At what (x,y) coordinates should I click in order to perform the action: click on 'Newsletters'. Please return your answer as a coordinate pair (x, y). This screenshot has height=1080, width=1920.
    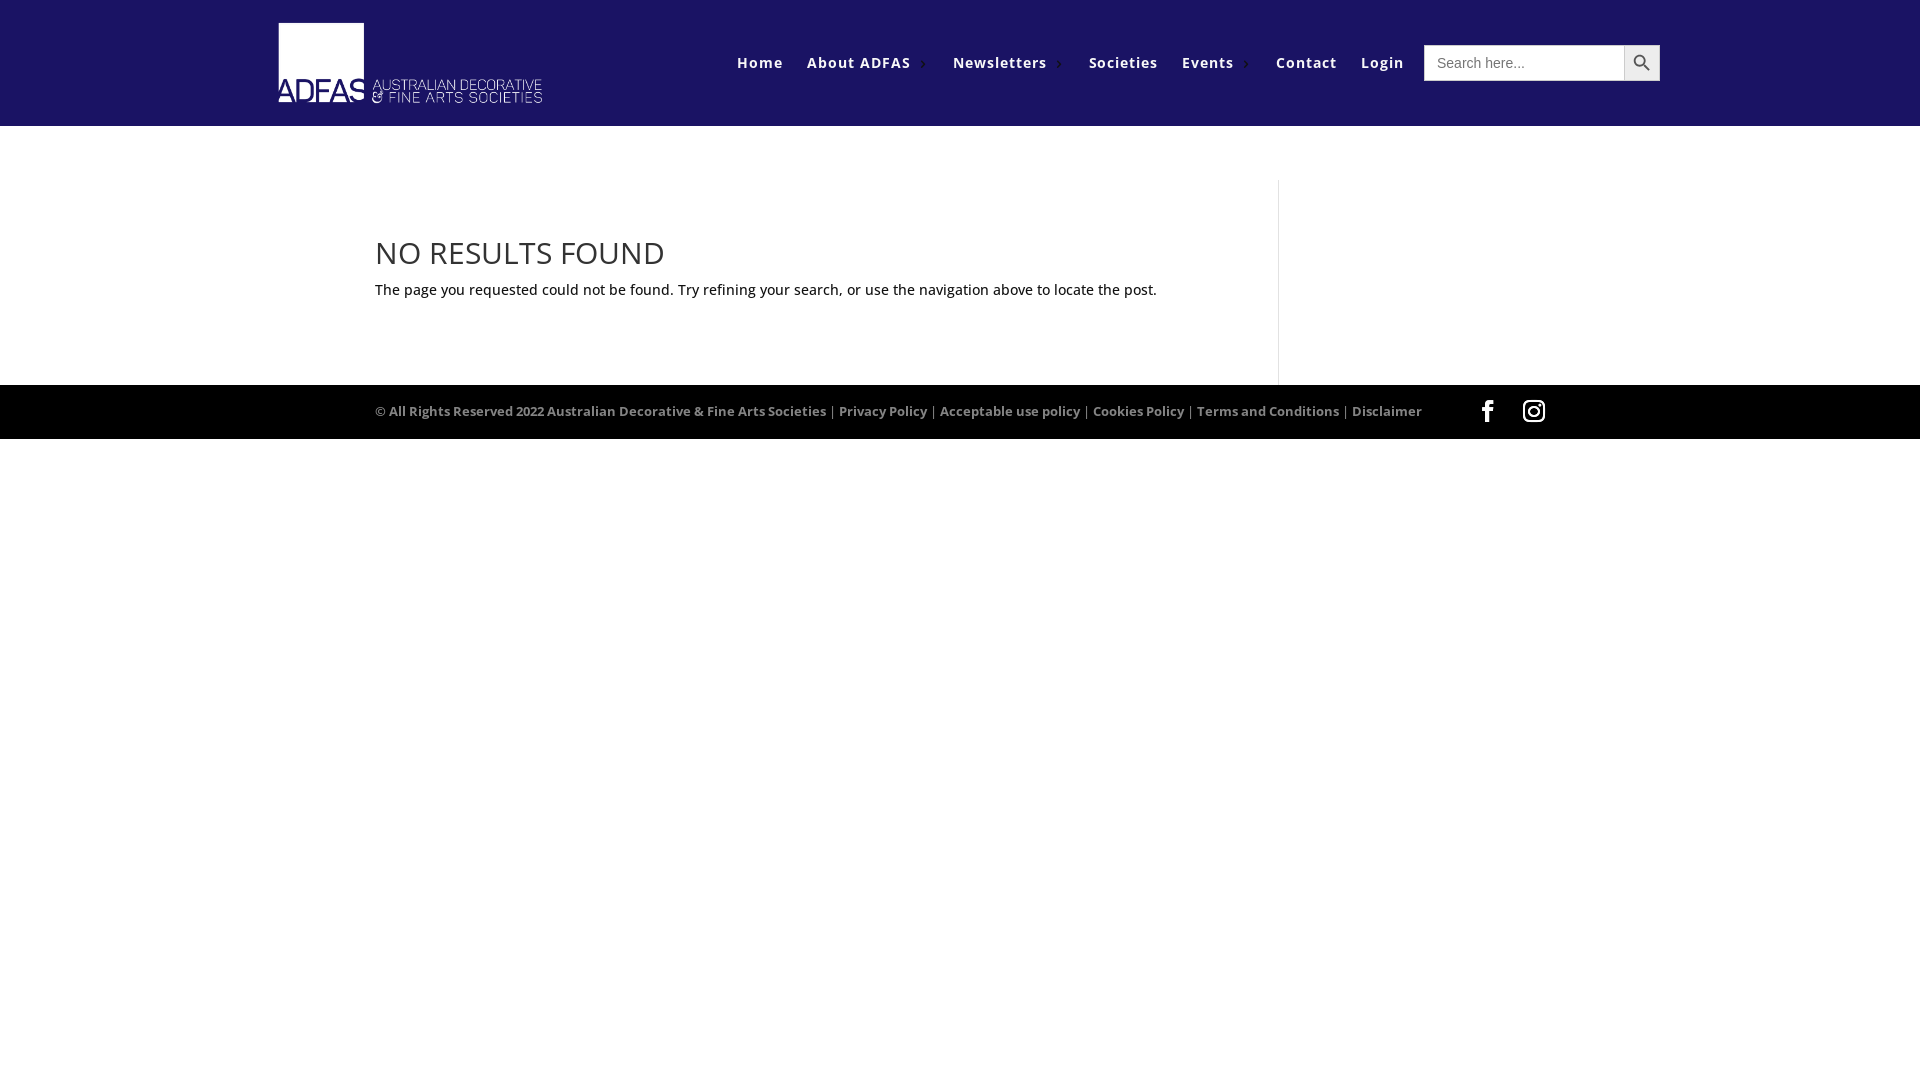
    Looking at the image, I should click on (952, 61).